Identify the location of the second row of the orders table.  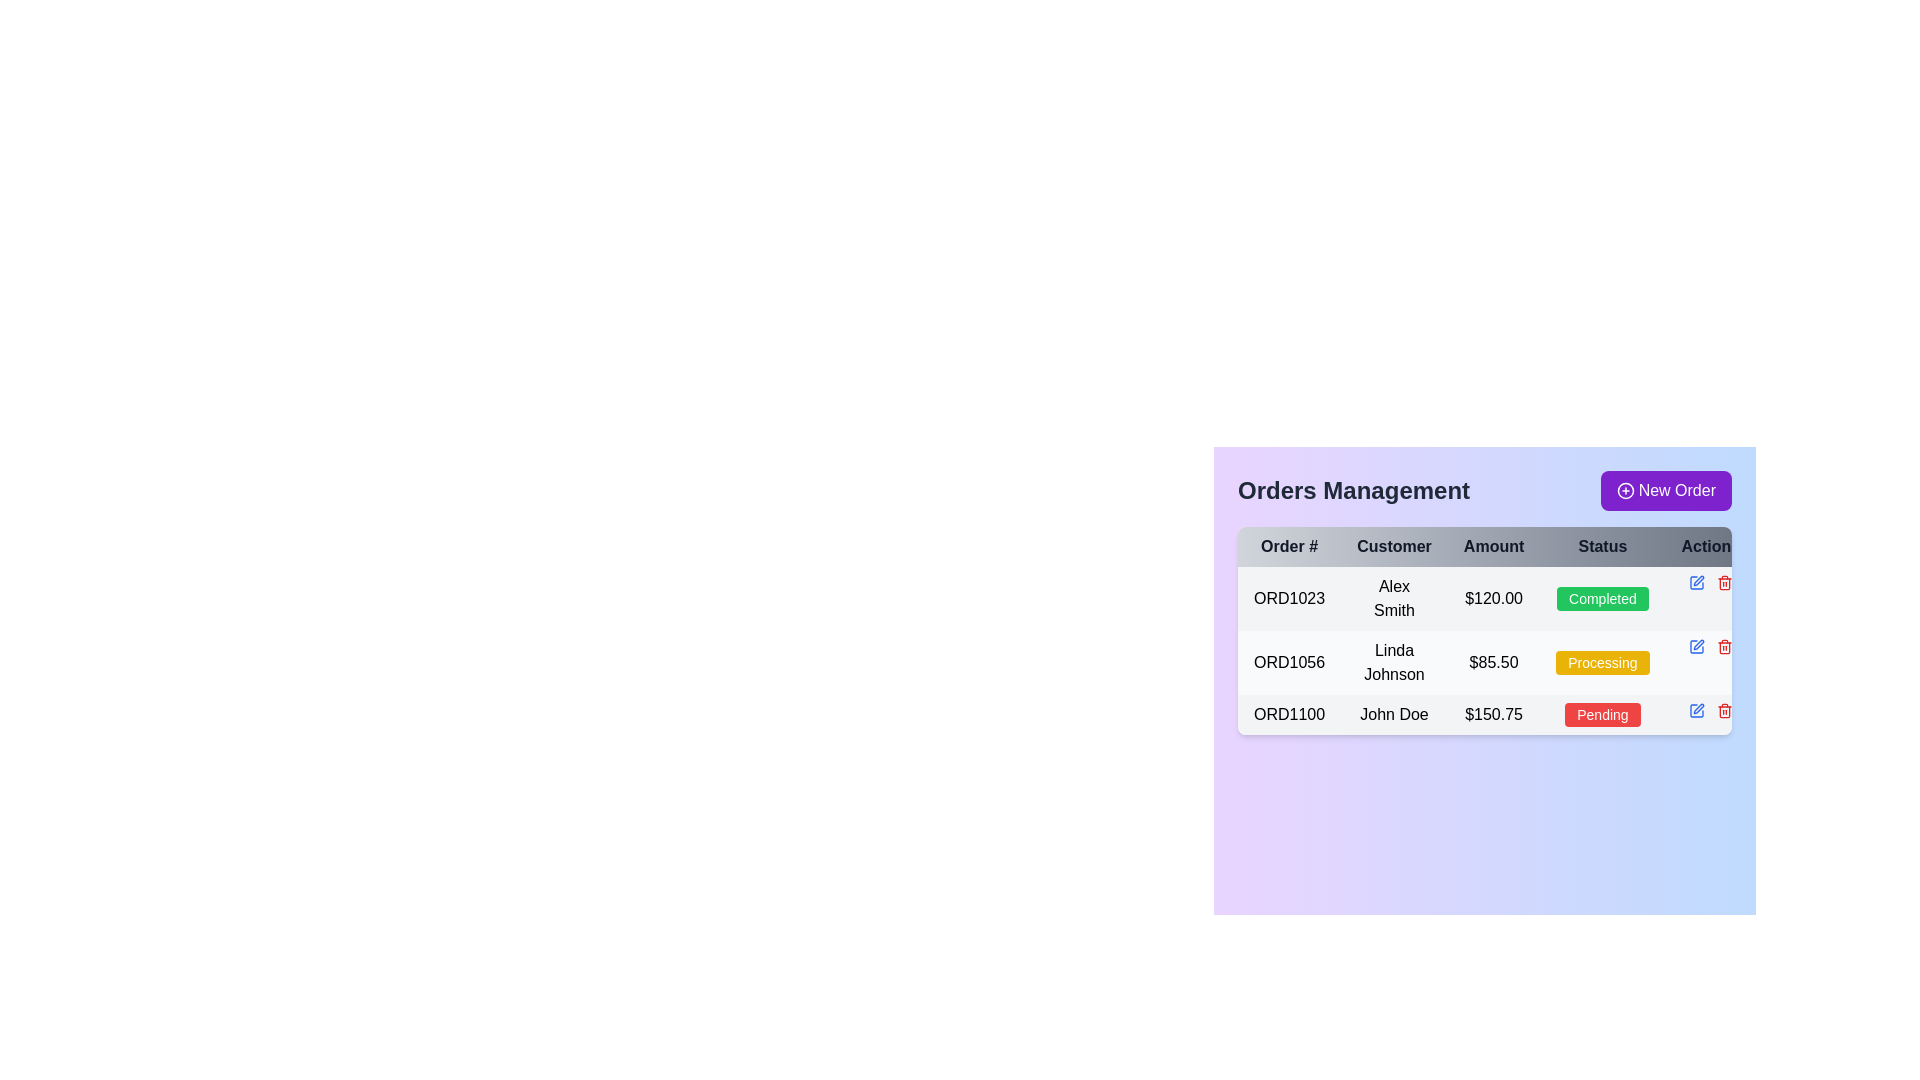
(1497, 663).